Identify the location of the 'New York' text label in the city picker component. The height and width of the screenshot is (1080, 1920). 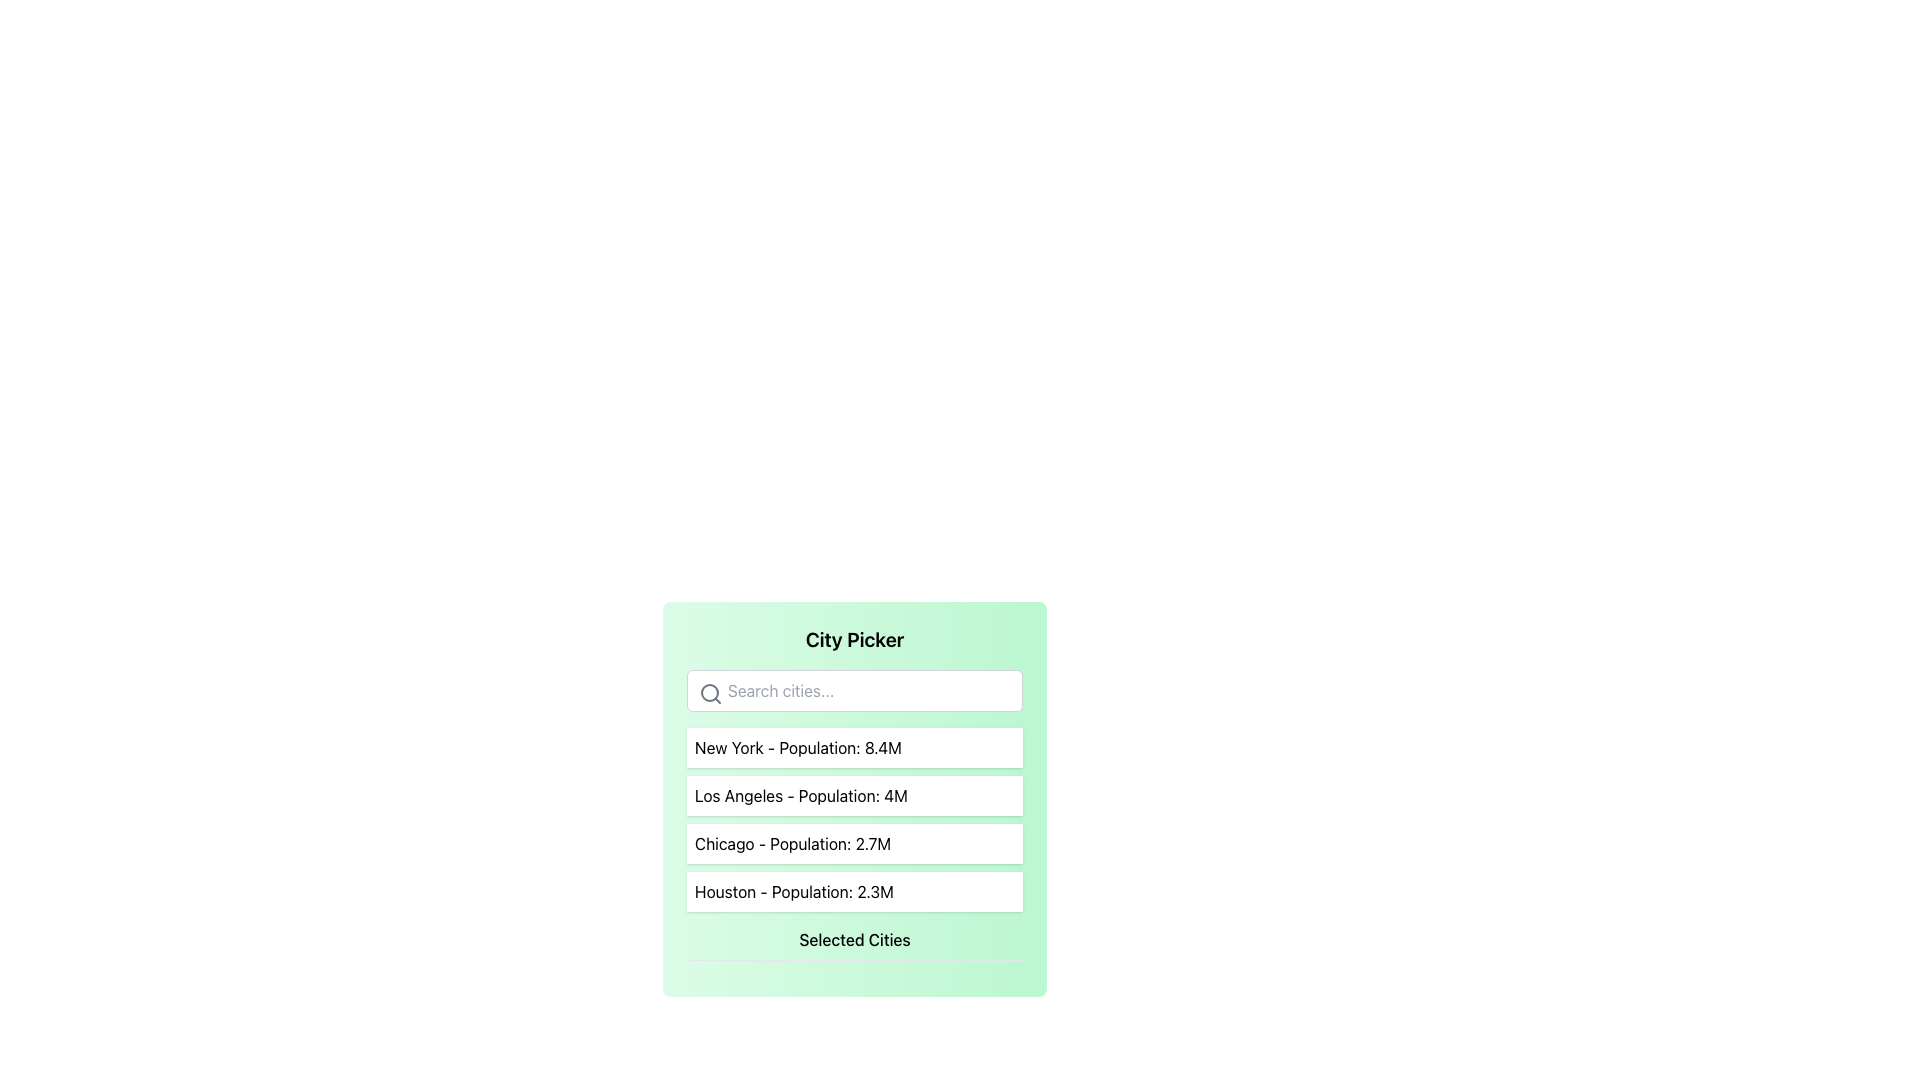
(797, 748).